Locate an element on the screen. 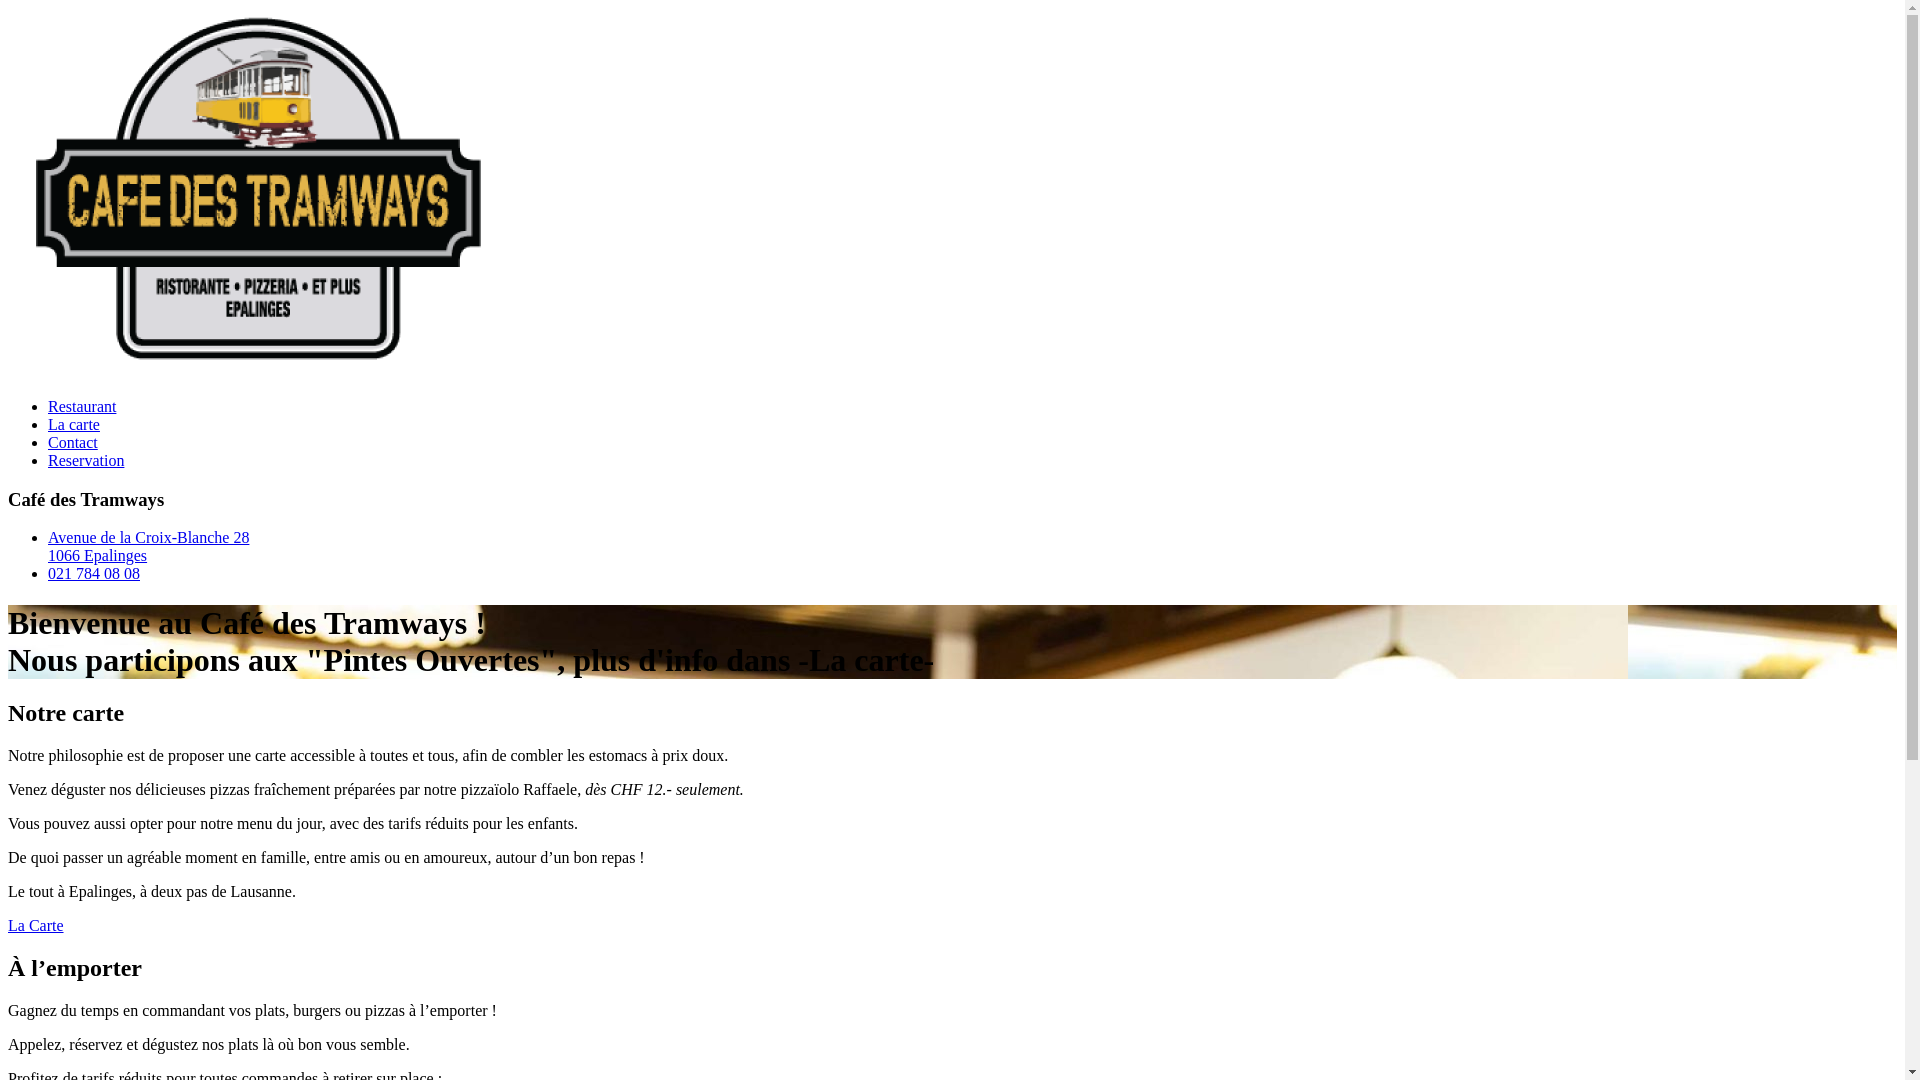 The width and height of the screenshot is (1920, 1080). 'Avenue de la Croix-Blanche 28 is located at coordinates (147, 546).